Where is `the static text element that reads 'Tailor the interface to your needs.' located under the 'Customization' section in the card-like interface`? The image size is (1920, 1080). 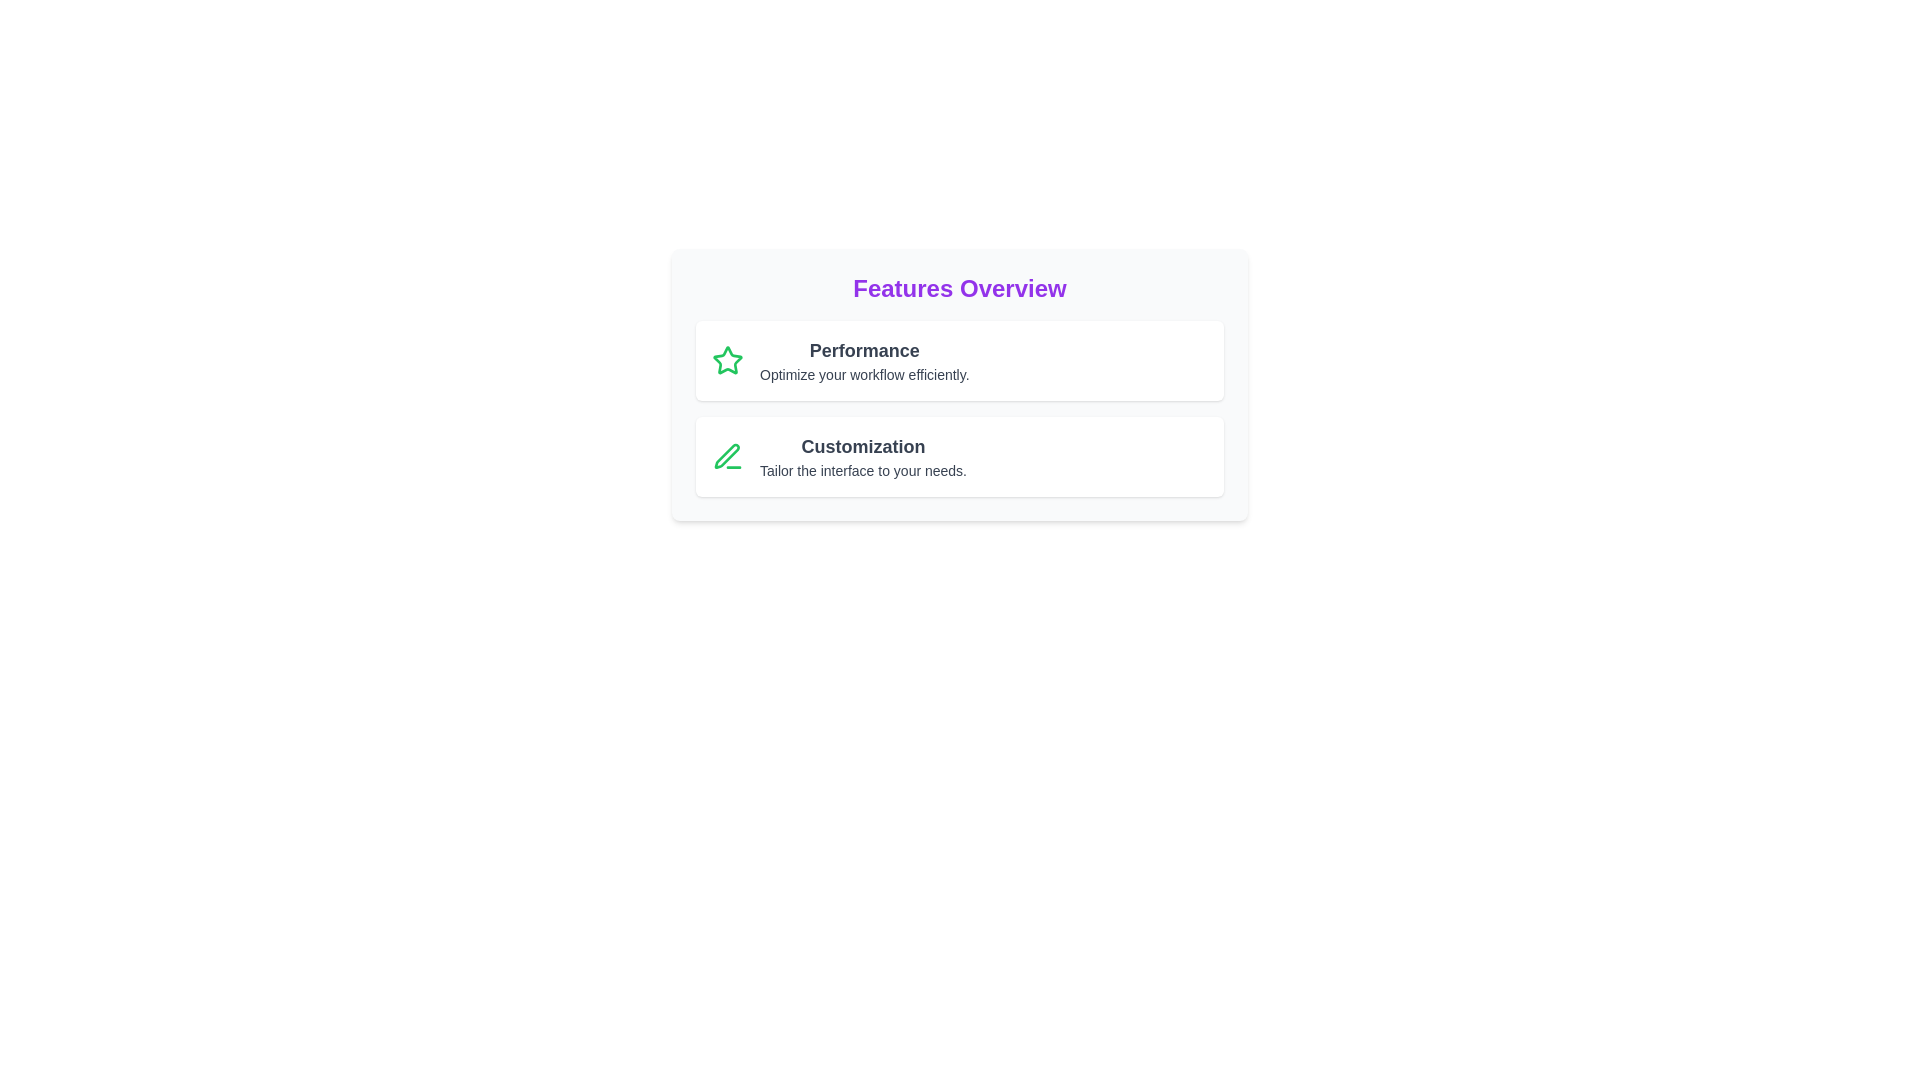
the static text element that reads 'Tailor the interface to your needs.' located under the 'Customization' section in the card-like interface is located at coordinates (863, 470).